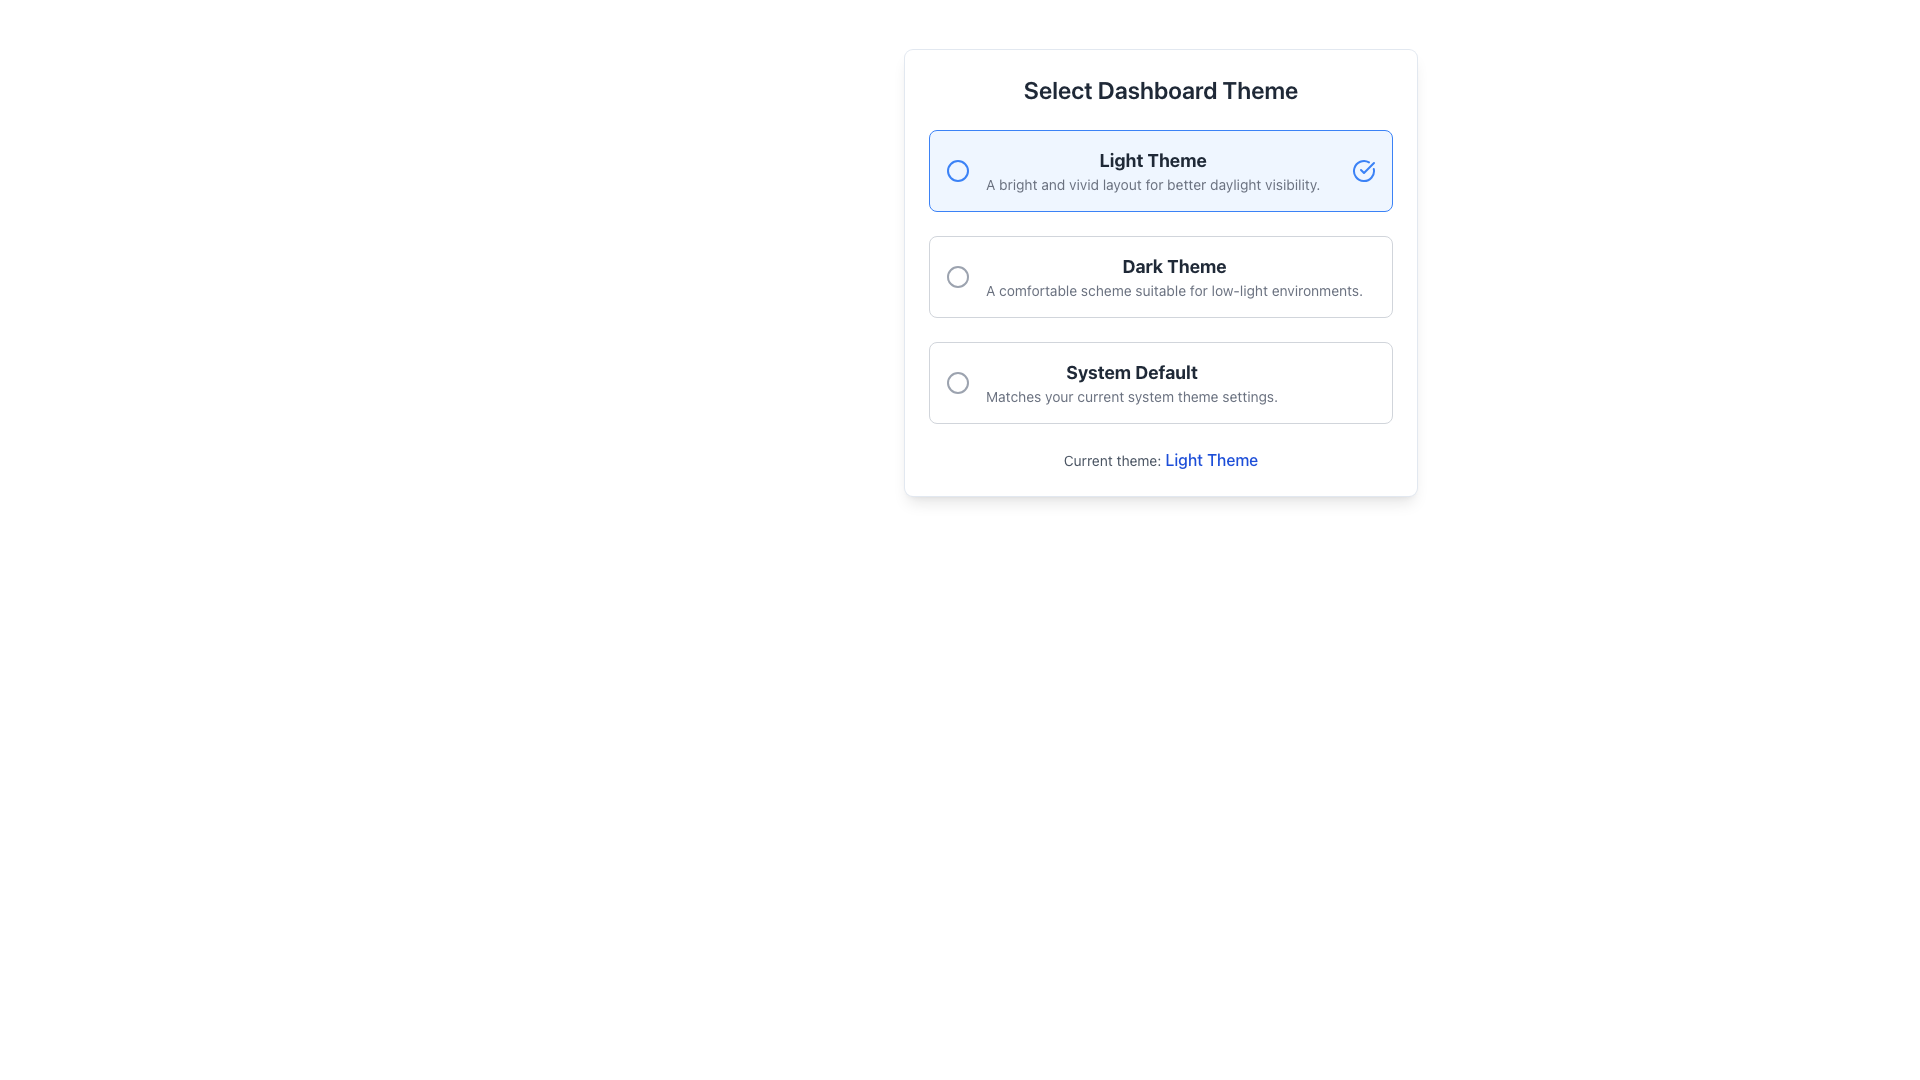 This screenshot has height=1080, width=1920. What do you see at coordinates (957, 169) in the screenshot?
I see `the decorative icon associated with the 'Light Theme' selection, located on the left side of the selection area` at bounding box center [957, 169].